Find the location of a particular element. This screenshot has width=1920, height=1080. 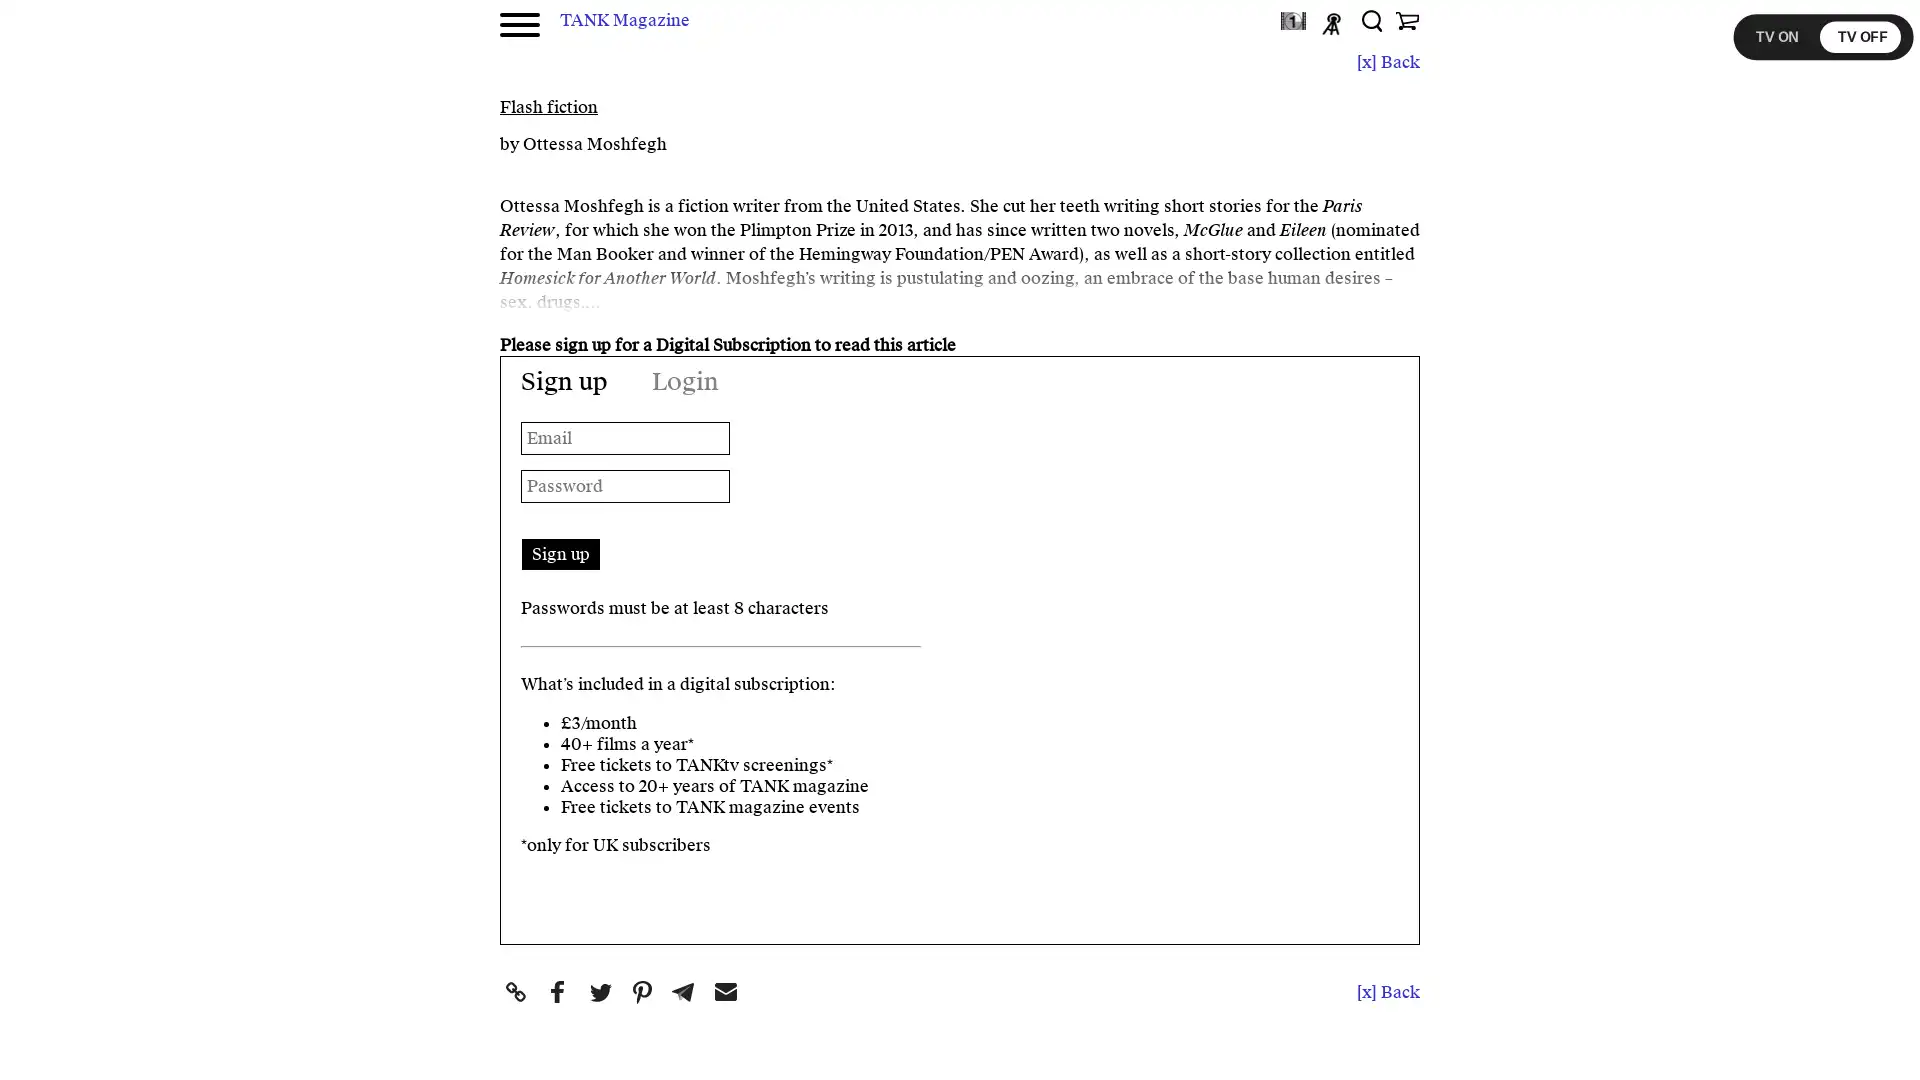

Share to Telegram is located at coordinates (689, 991).